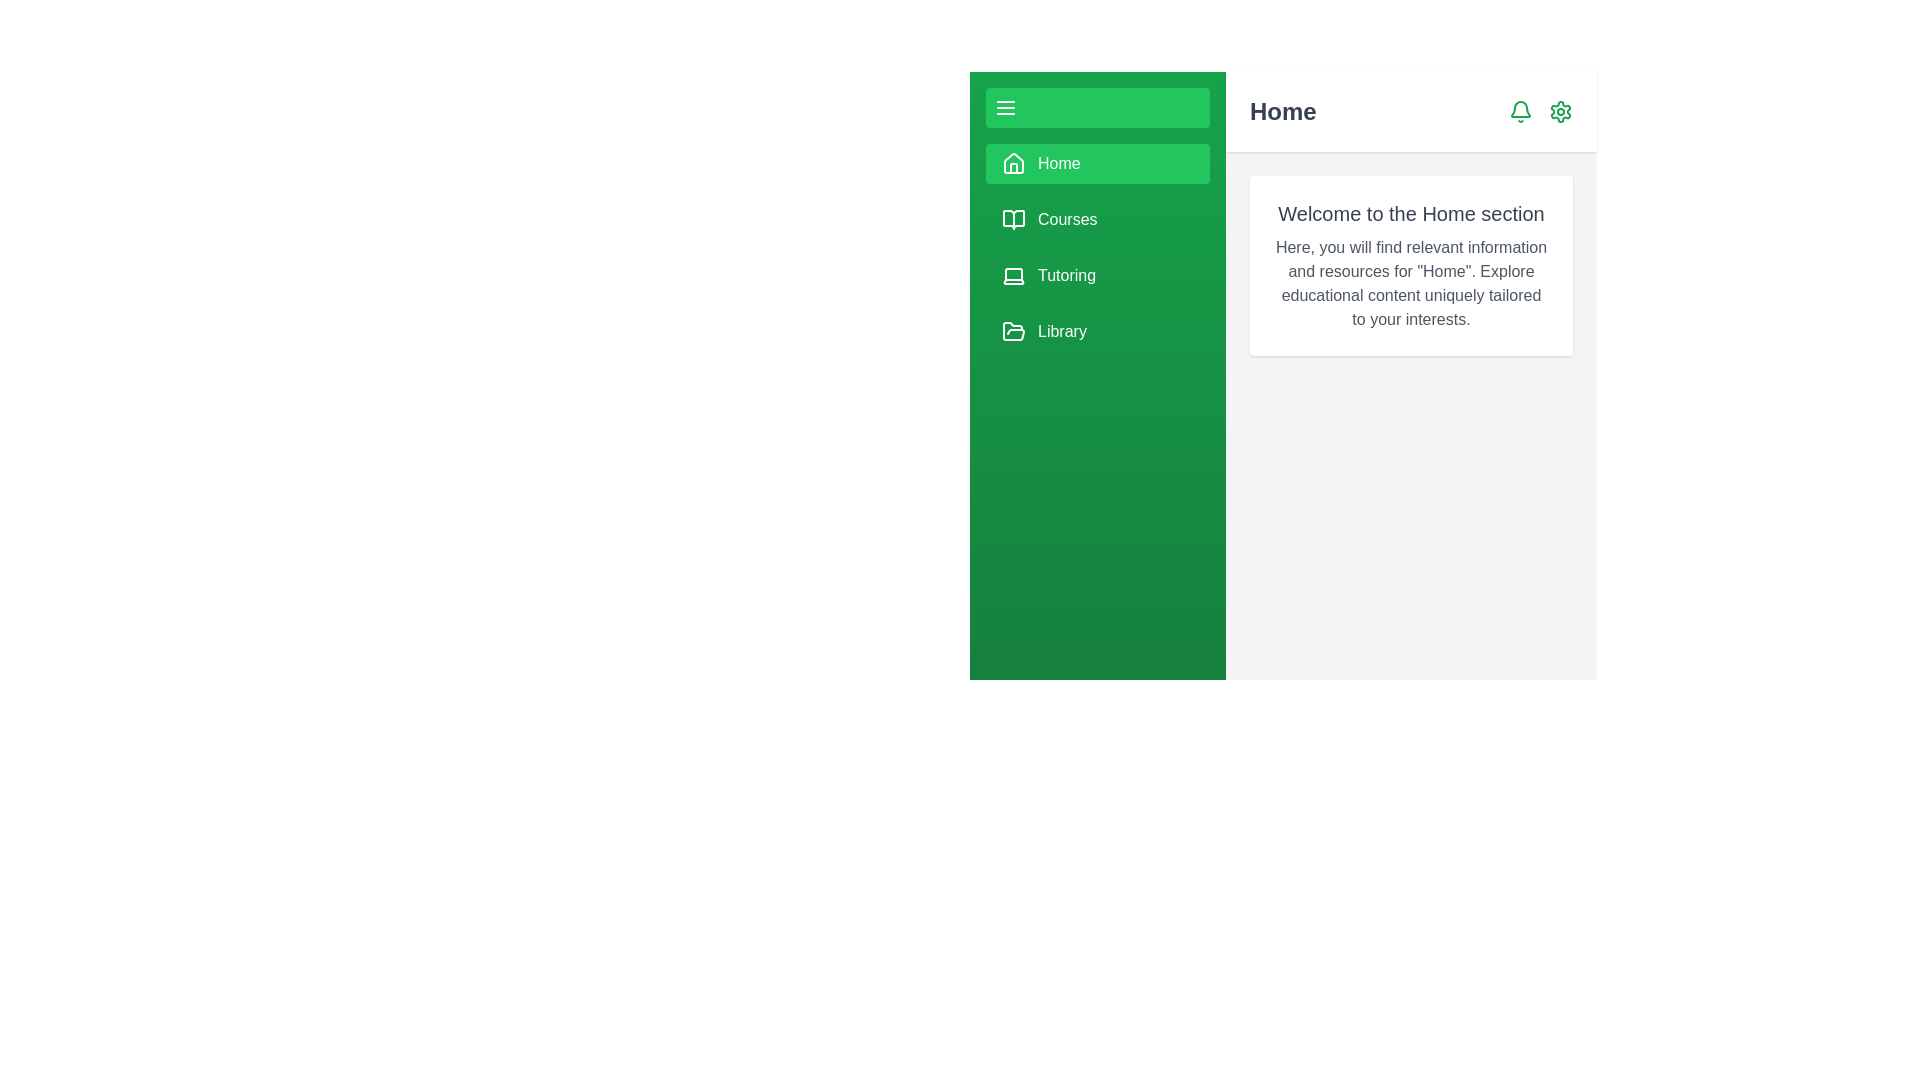 This screenshot has width=1920, height=1080. I want to click on the 'Library' navigation option in the vertically stacked navigation menu to activate hover effects, so click(1061, 330).